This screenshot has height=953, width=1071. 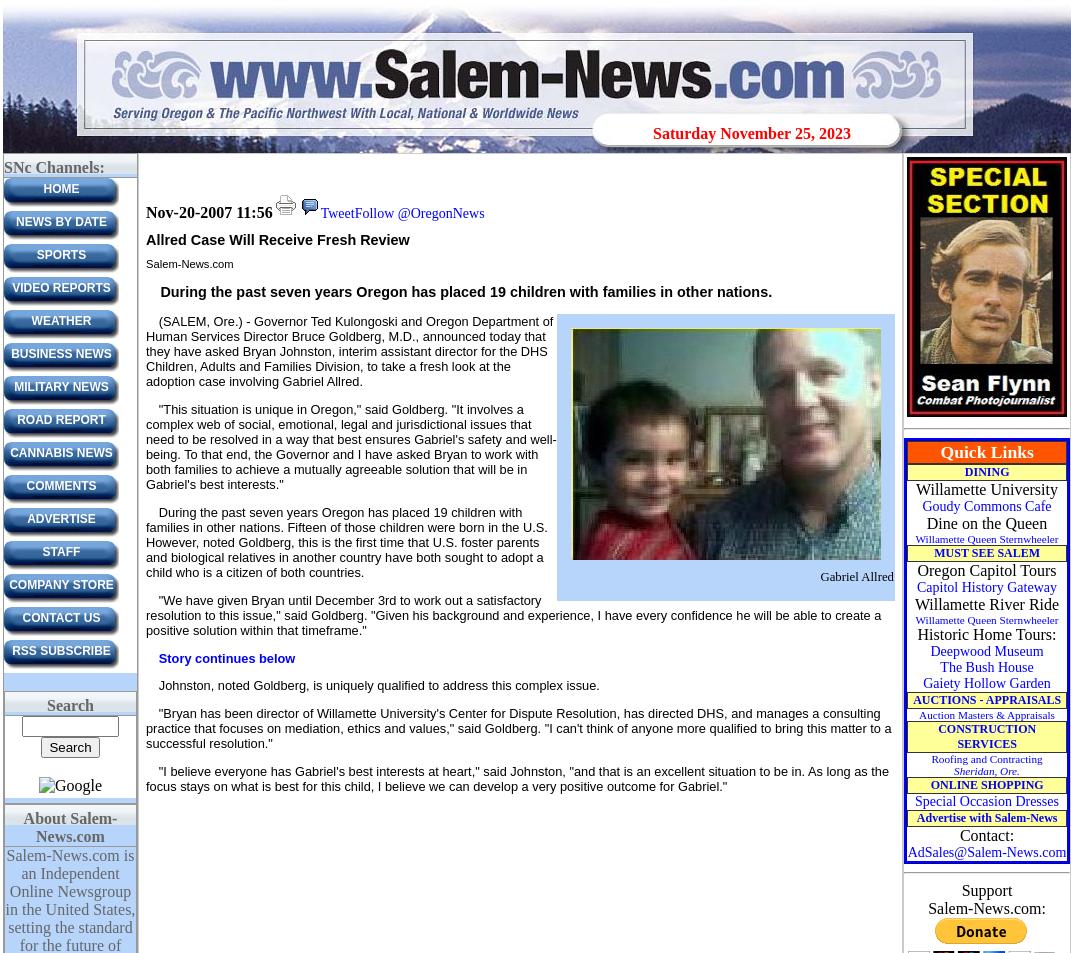 I want to click on 'SNc Channels:', so click(x=52, y=166).